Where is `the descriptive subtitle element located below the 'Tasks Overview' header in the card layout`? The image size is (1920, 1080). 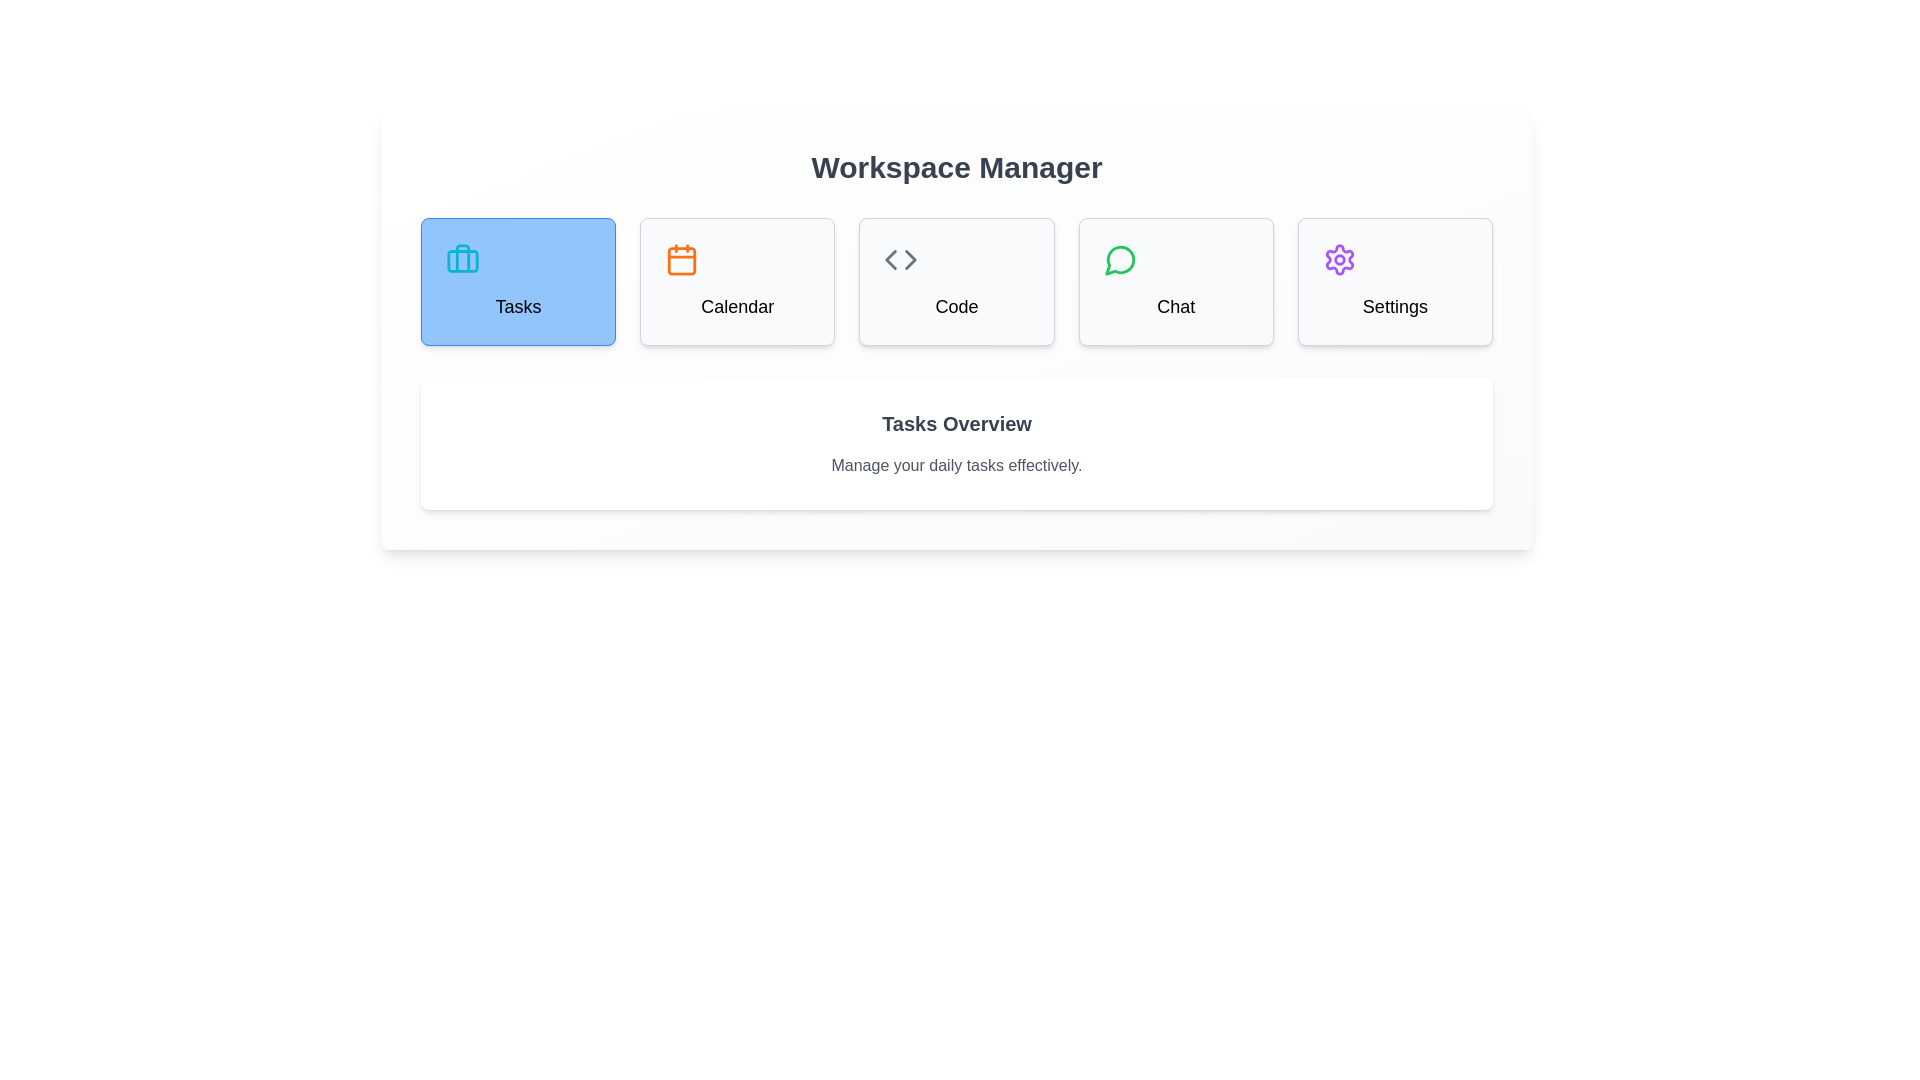 the descriptive subtitle element located below the 'Tasks Overview' header in the card layout is located at coordinates (955, 466).